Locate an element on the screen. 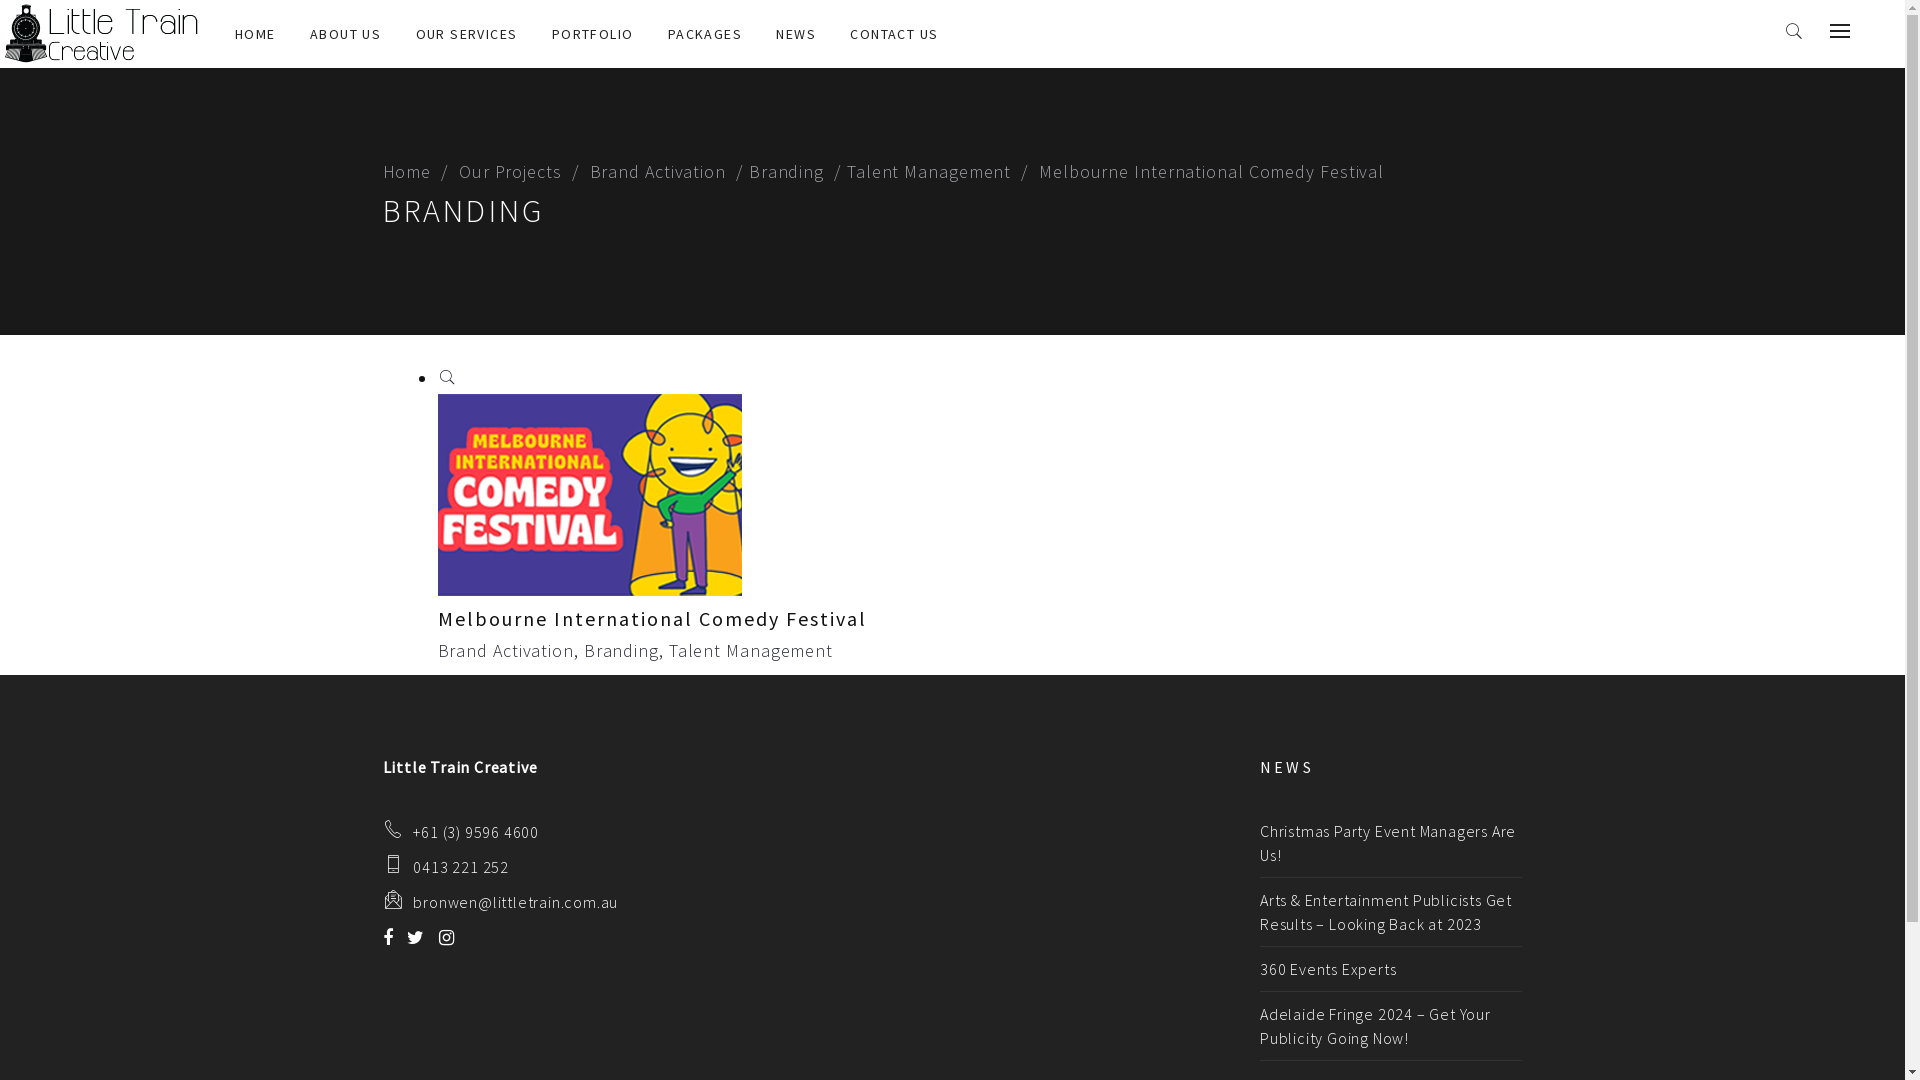 The image size is (1920, 1080). 'Home' is located at coordinates (413, 170).